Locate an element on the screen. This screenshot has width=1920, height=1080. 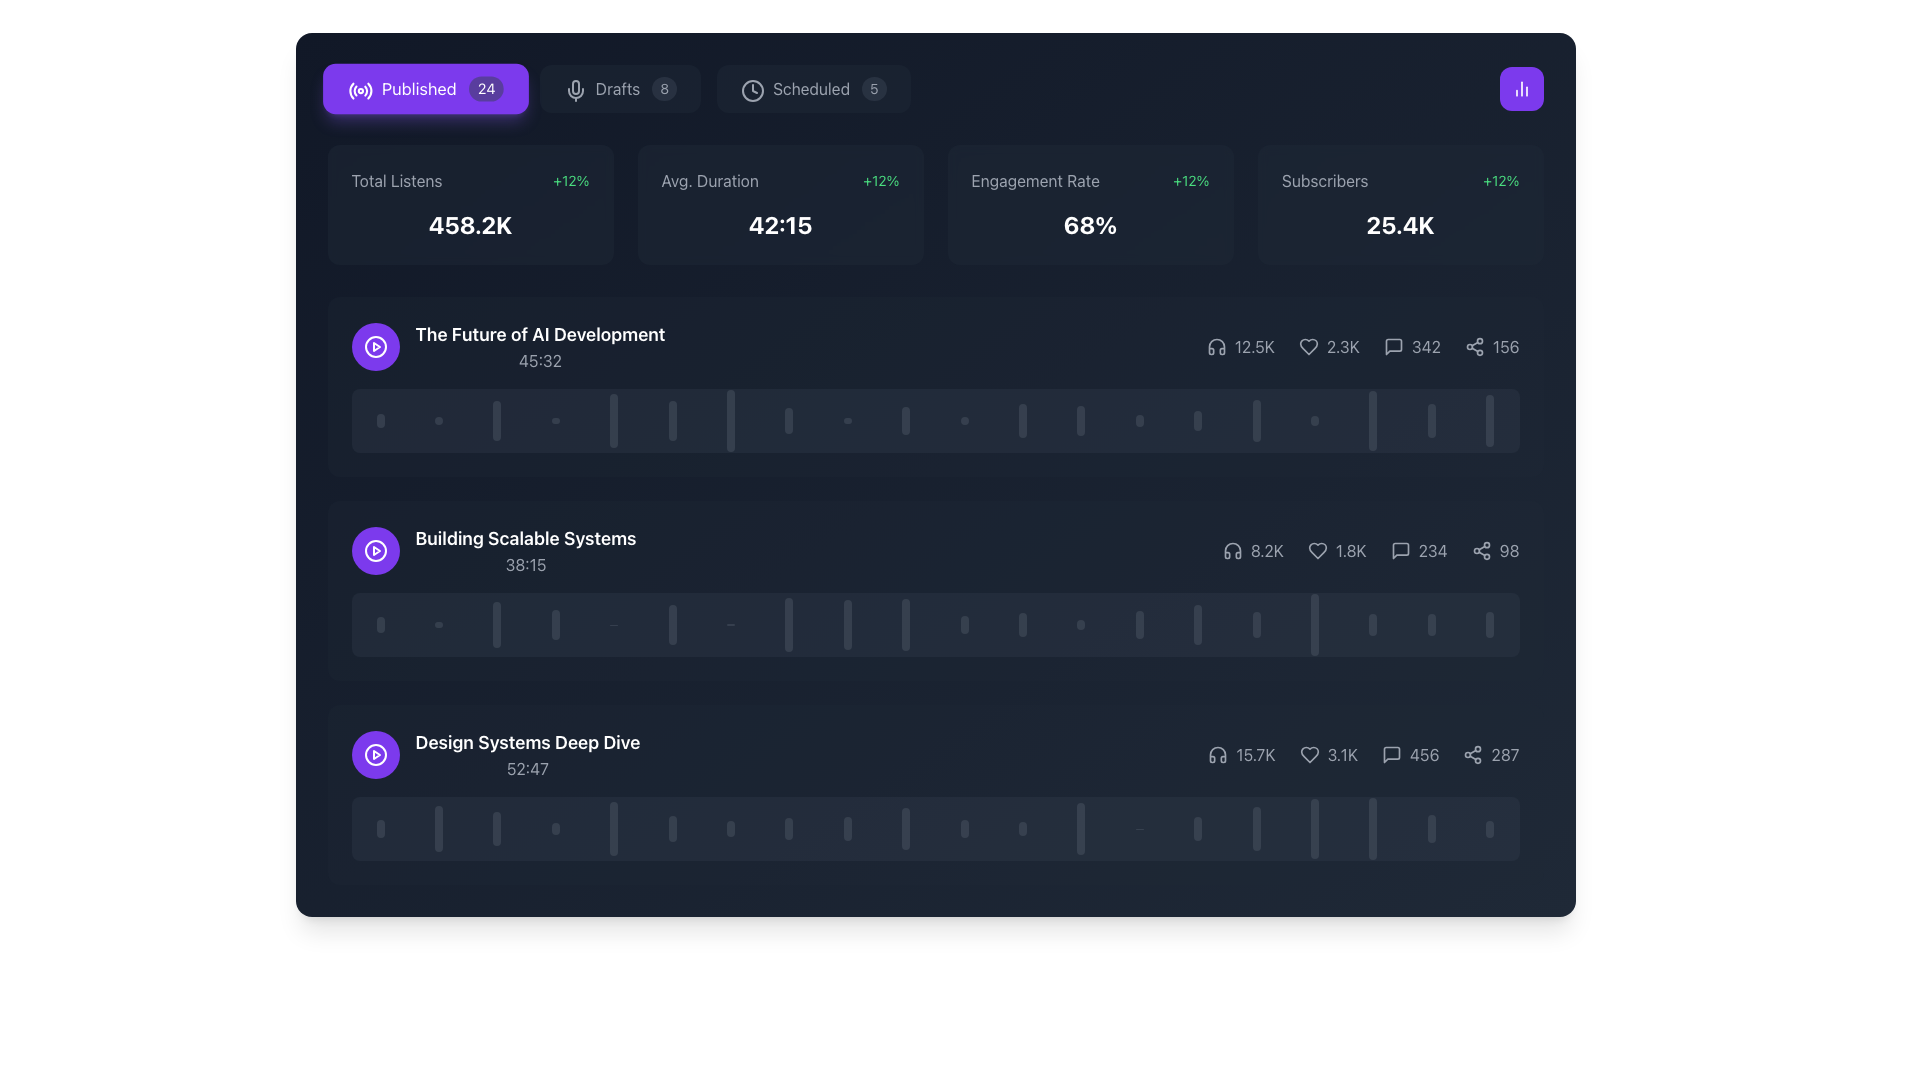
the last vertical gray bar with rounded ends in the timeline widget located at the bottom of the interface's middle section is located at coordinates (1372, 829).